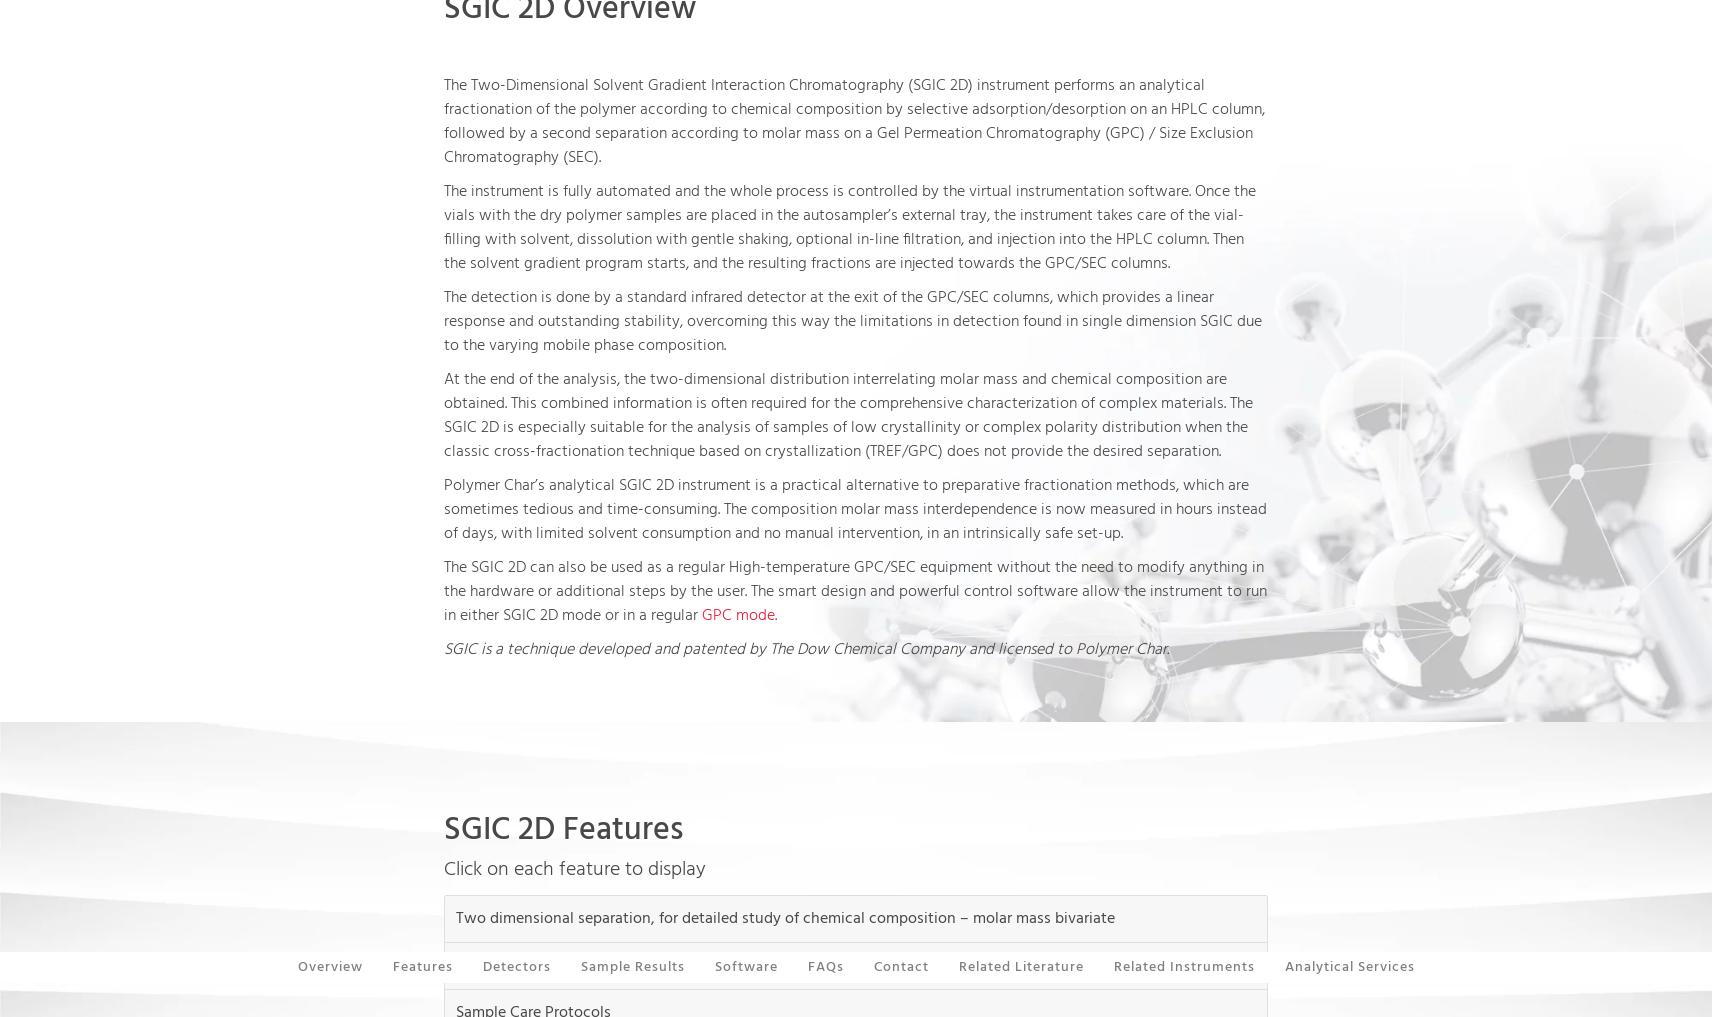  What do you see at coordinates (442, 321) in the screenshot?
I see `'The detection is done by a standard infrared detector at the exit of the GPC/SEC columns, which provides a linear response and outstanding stability, overcoming this way the limitations in detection found in single dimension SGIC due to the varying mobile phase composition.'` at bounding box center [442, 321].